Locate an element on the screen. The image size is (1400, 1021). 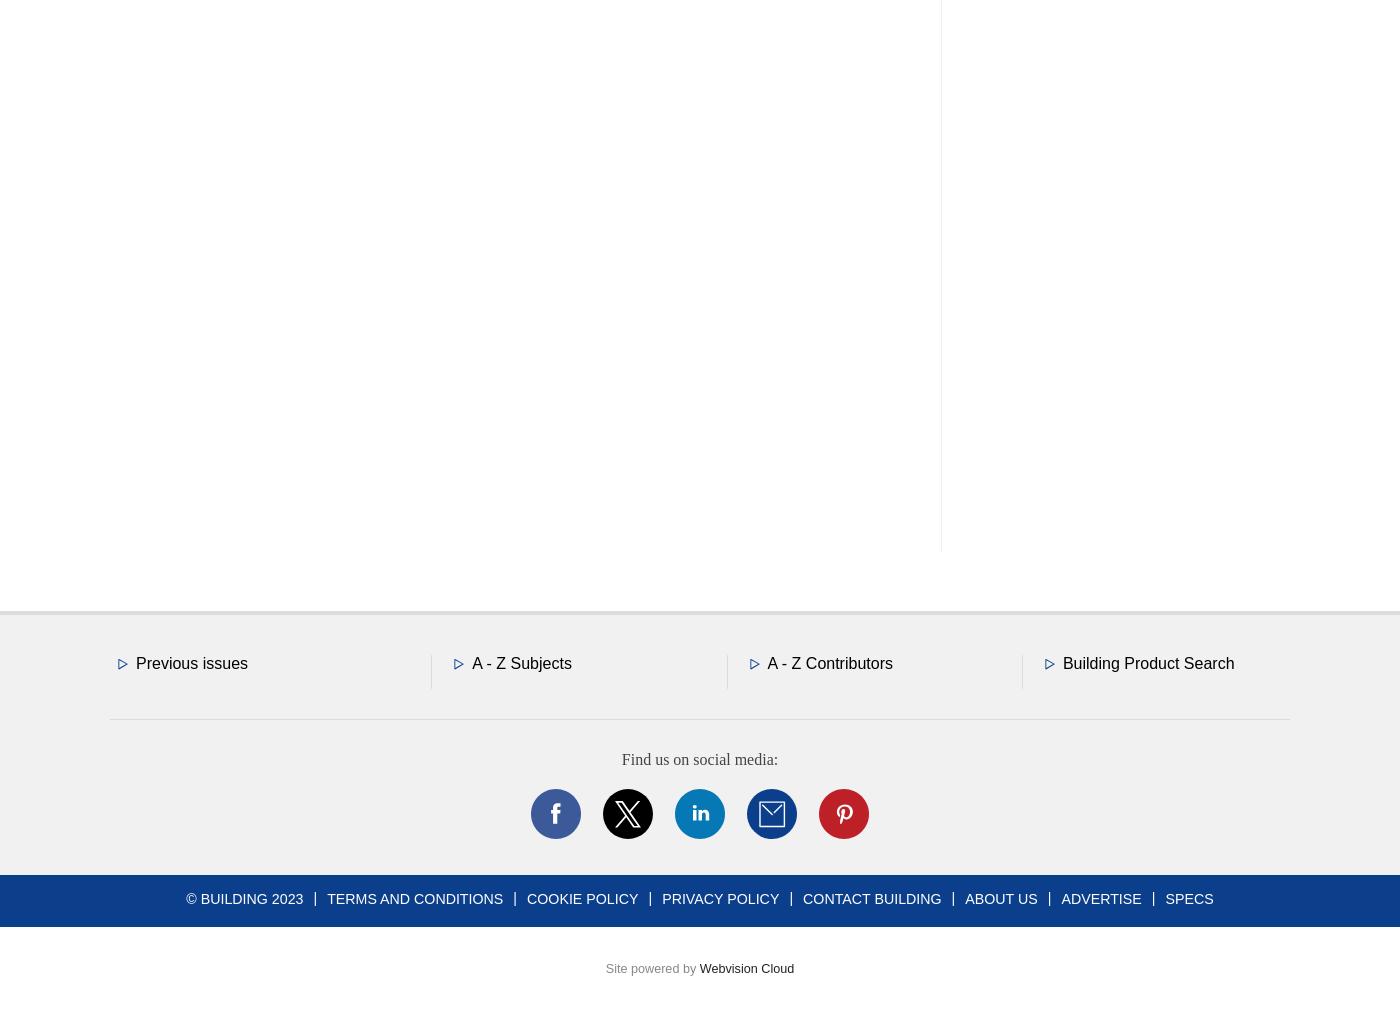
'Specs' is located at coordinates (1189, 896).